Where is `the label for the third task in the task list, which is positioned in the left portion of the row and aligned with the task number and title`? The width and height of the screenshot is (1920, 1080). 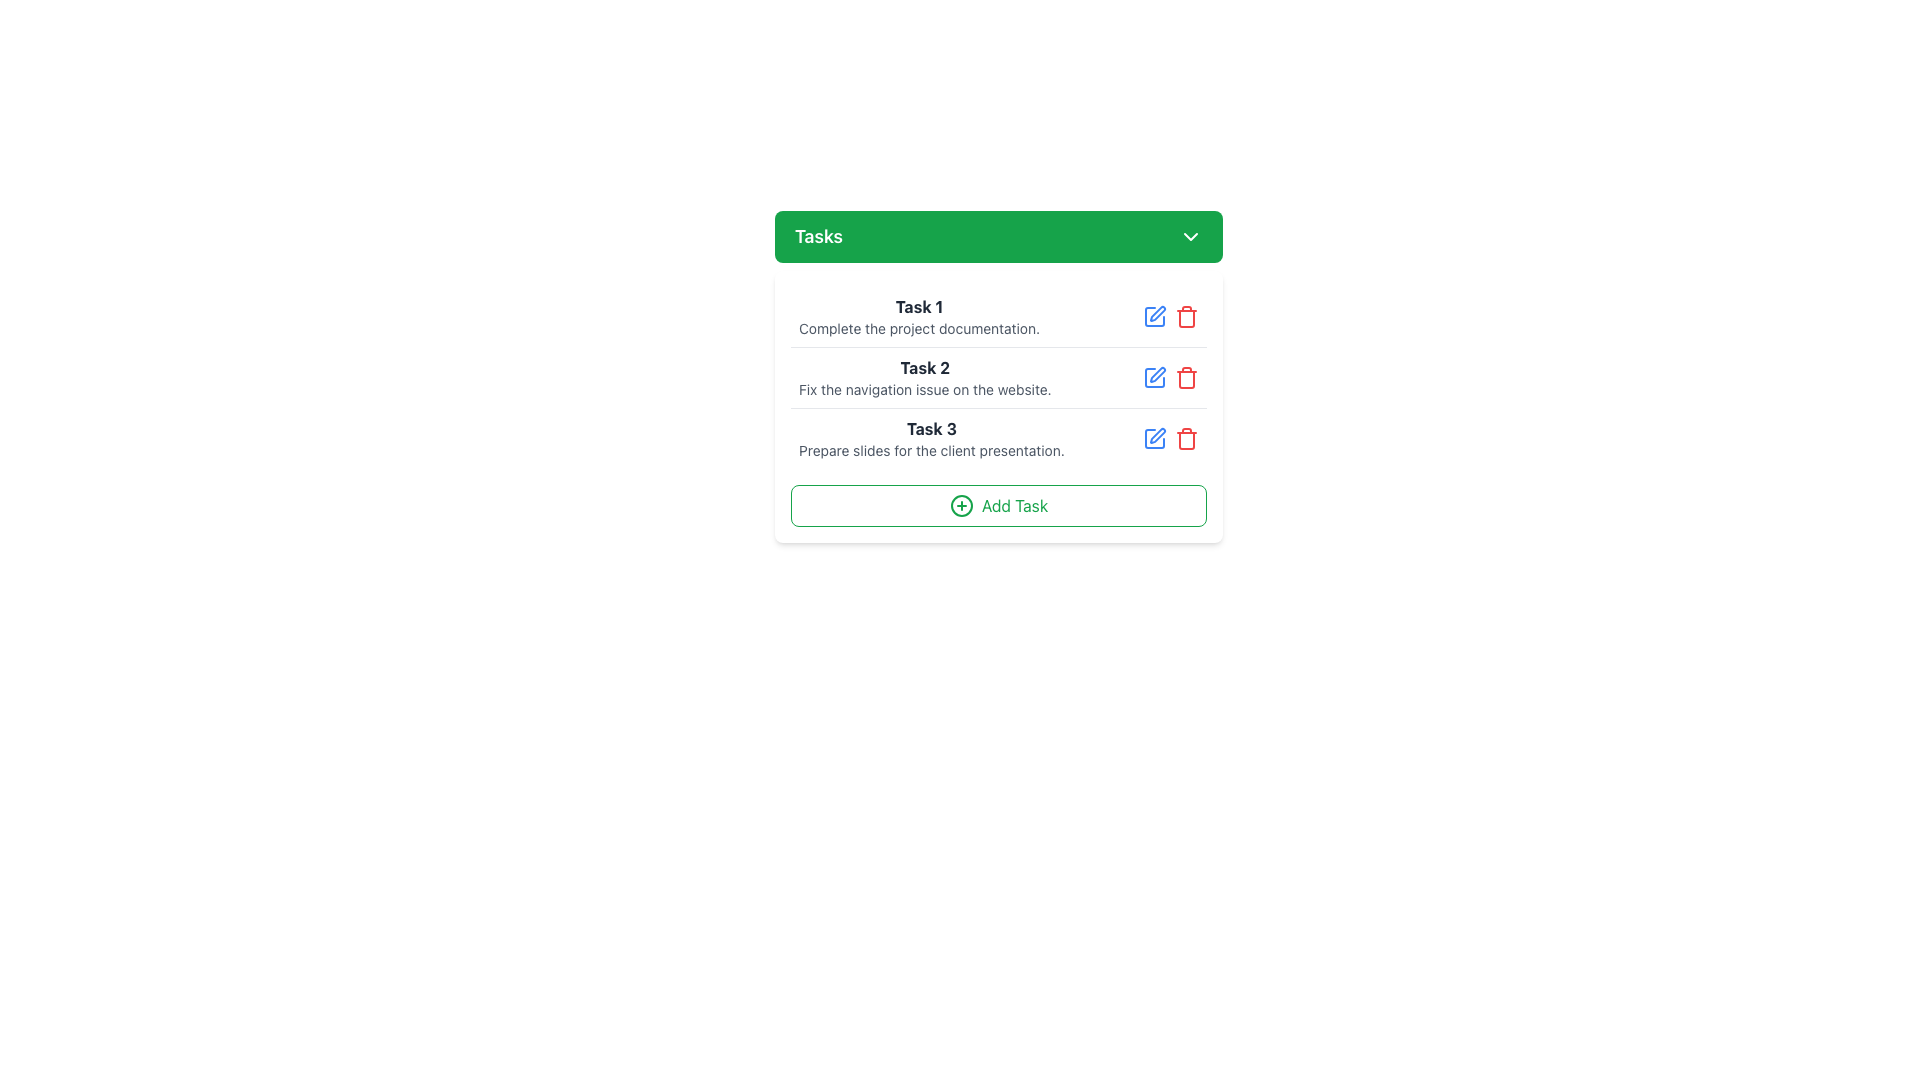
the label for the third task in the task list, which is positioned in the left portion of the row and aligned with the task number and title is located at coordinates (930, 427).